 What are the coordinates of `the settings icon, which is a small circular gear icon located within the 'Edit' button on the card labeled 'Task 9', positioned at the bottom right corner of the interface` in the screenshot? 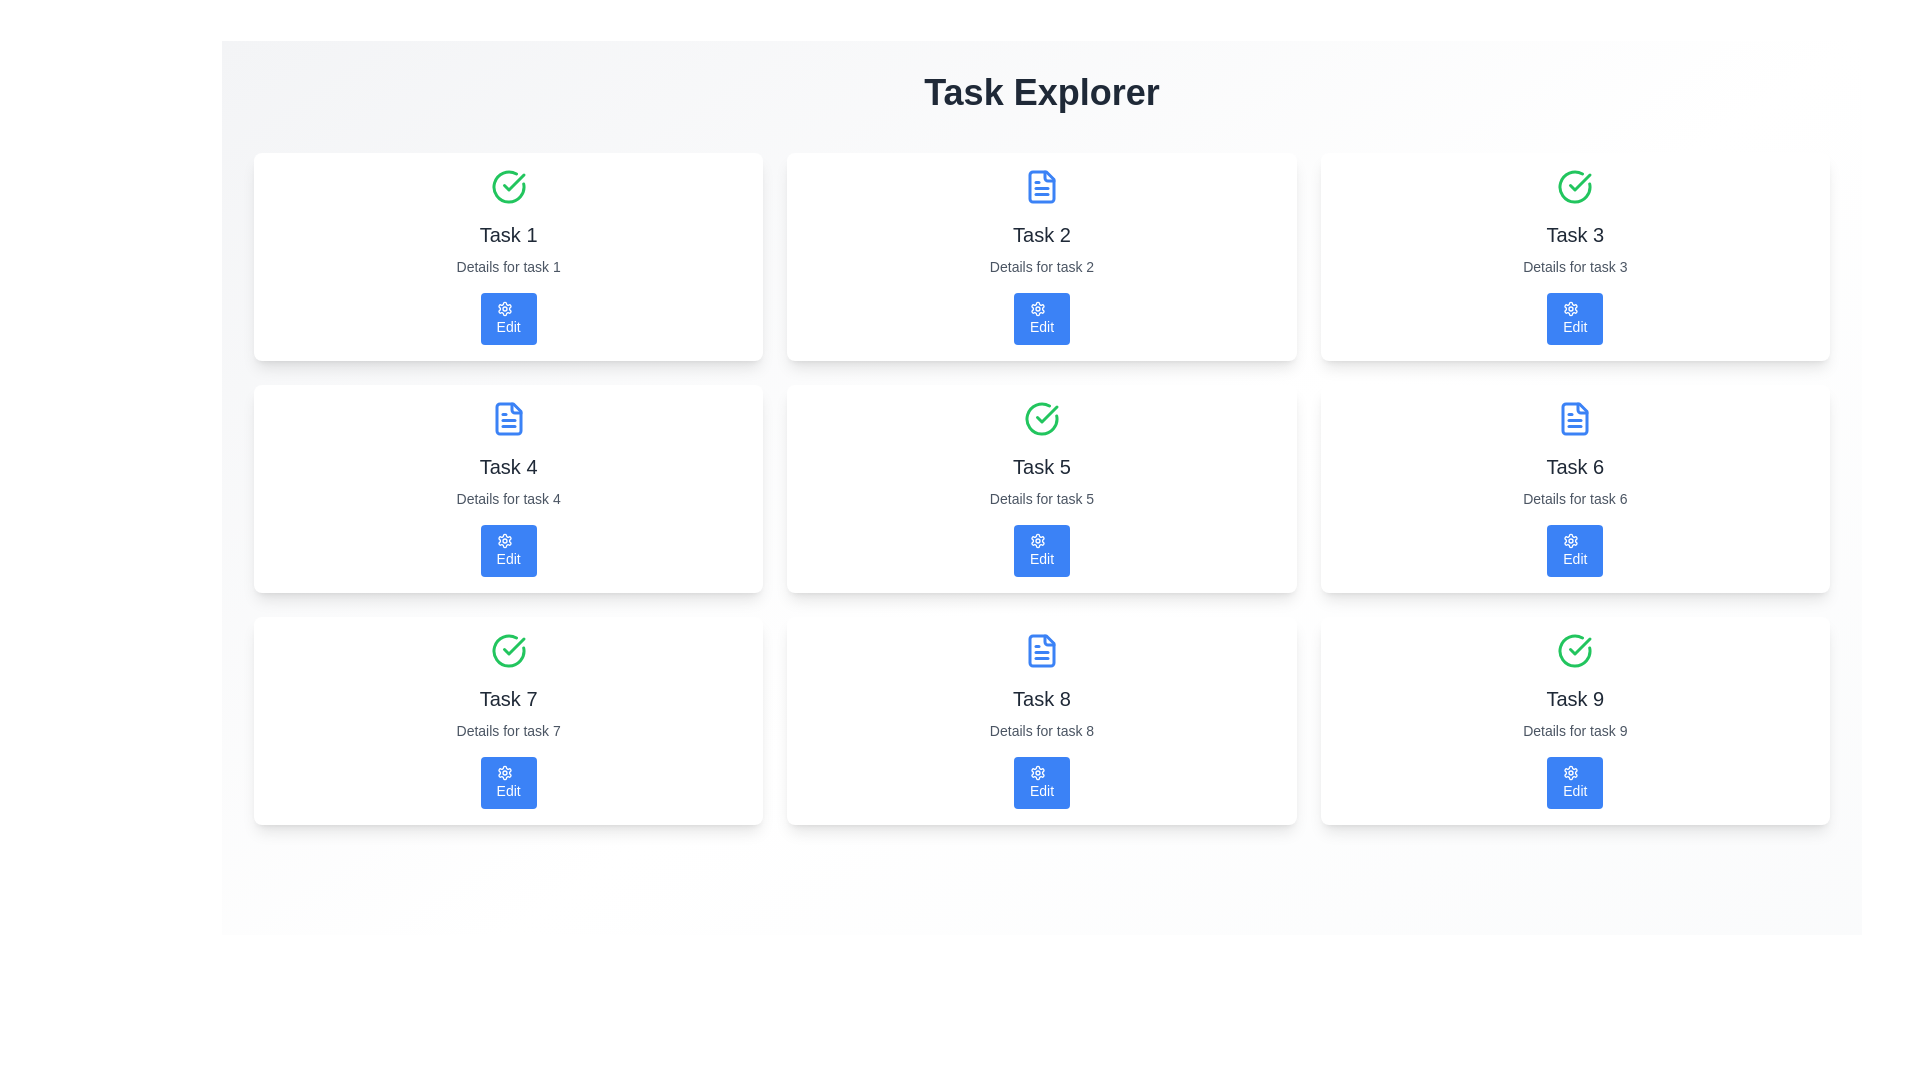 It's located at (1570, 771).